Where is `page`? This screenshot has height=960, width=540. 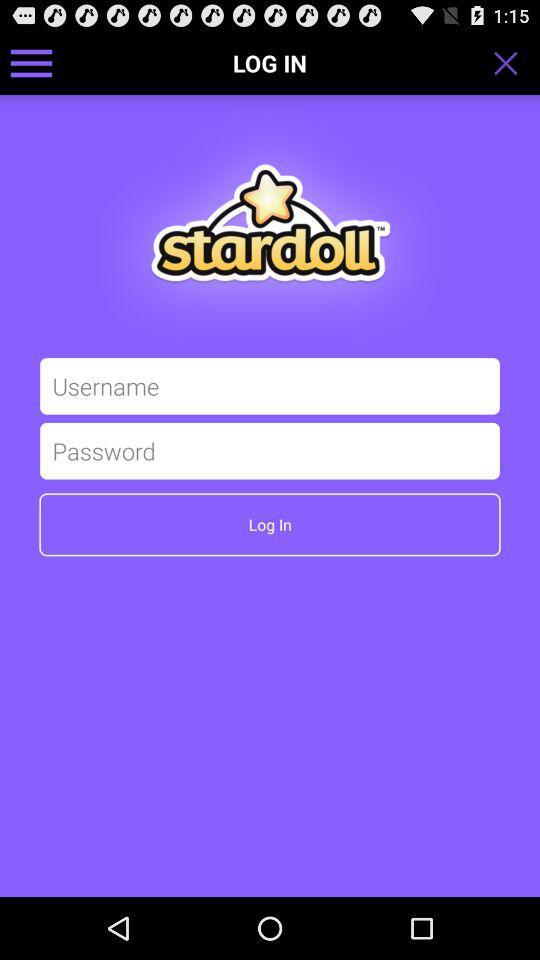 page is located at coordinates (512, 62).